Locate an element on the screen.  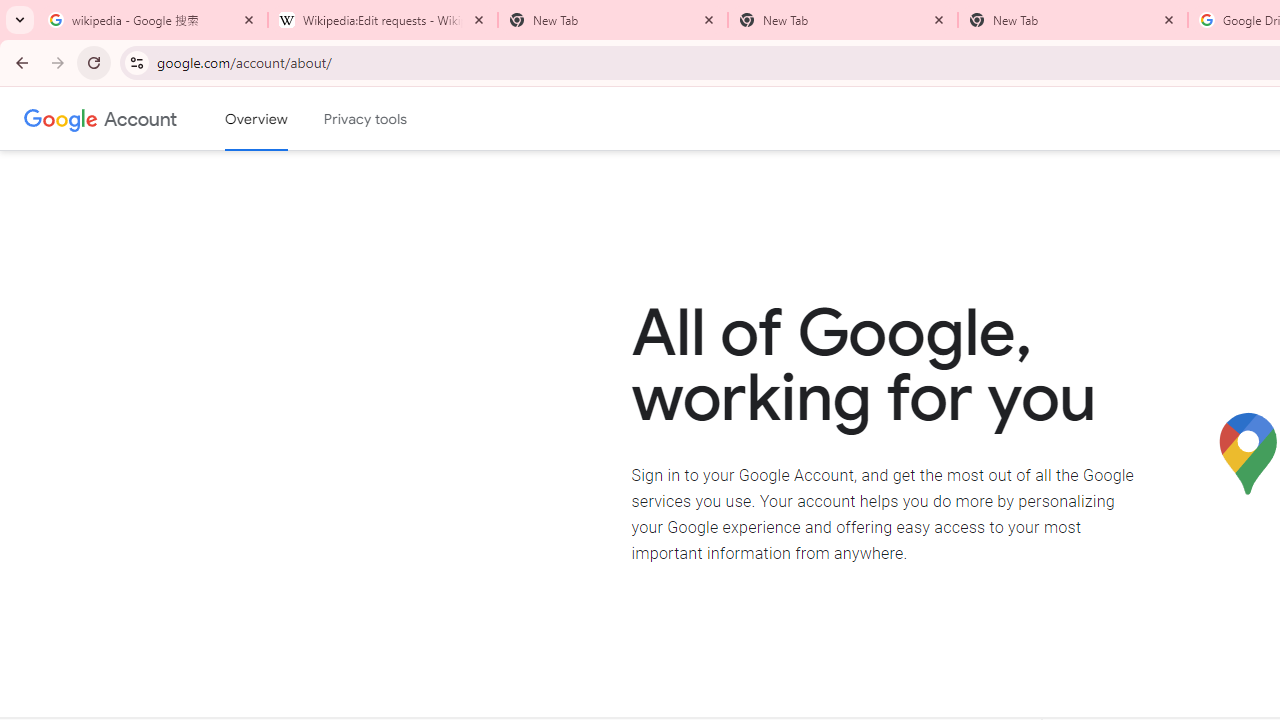
'Google Account' is located at coordinates (139, 118).